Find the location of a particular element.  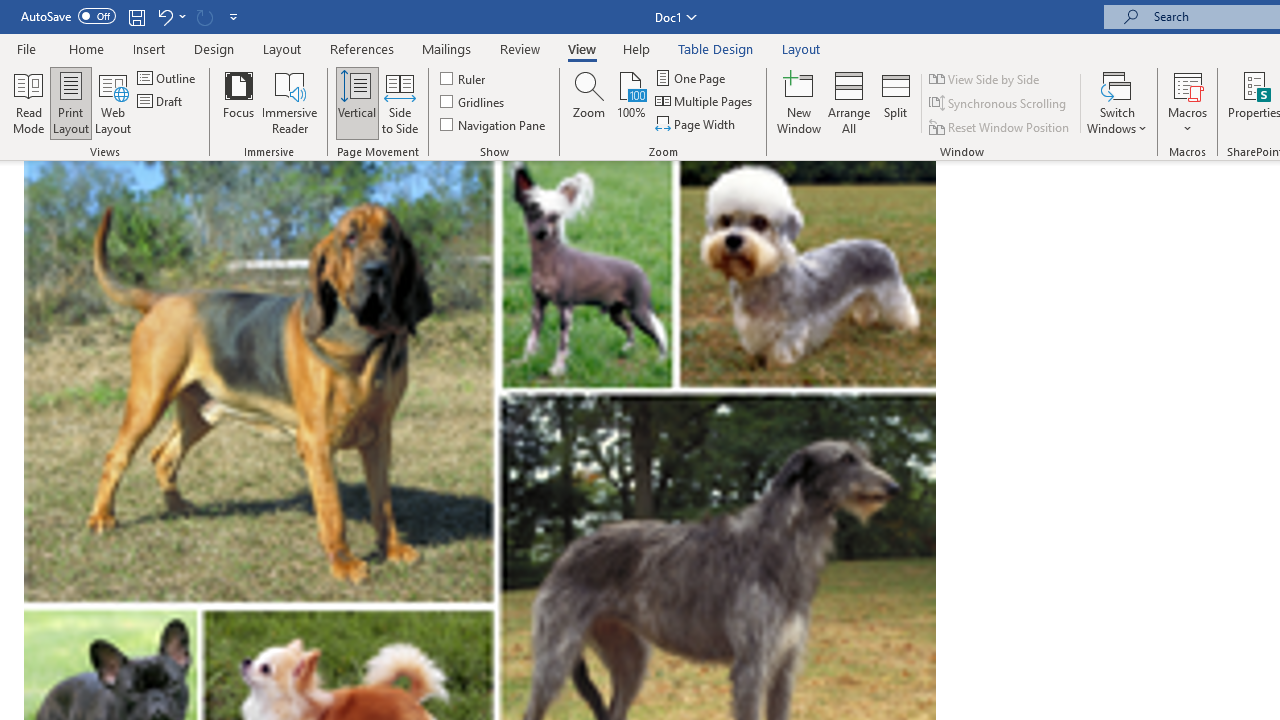

'Macros' is located at coordinates (1187, 103).